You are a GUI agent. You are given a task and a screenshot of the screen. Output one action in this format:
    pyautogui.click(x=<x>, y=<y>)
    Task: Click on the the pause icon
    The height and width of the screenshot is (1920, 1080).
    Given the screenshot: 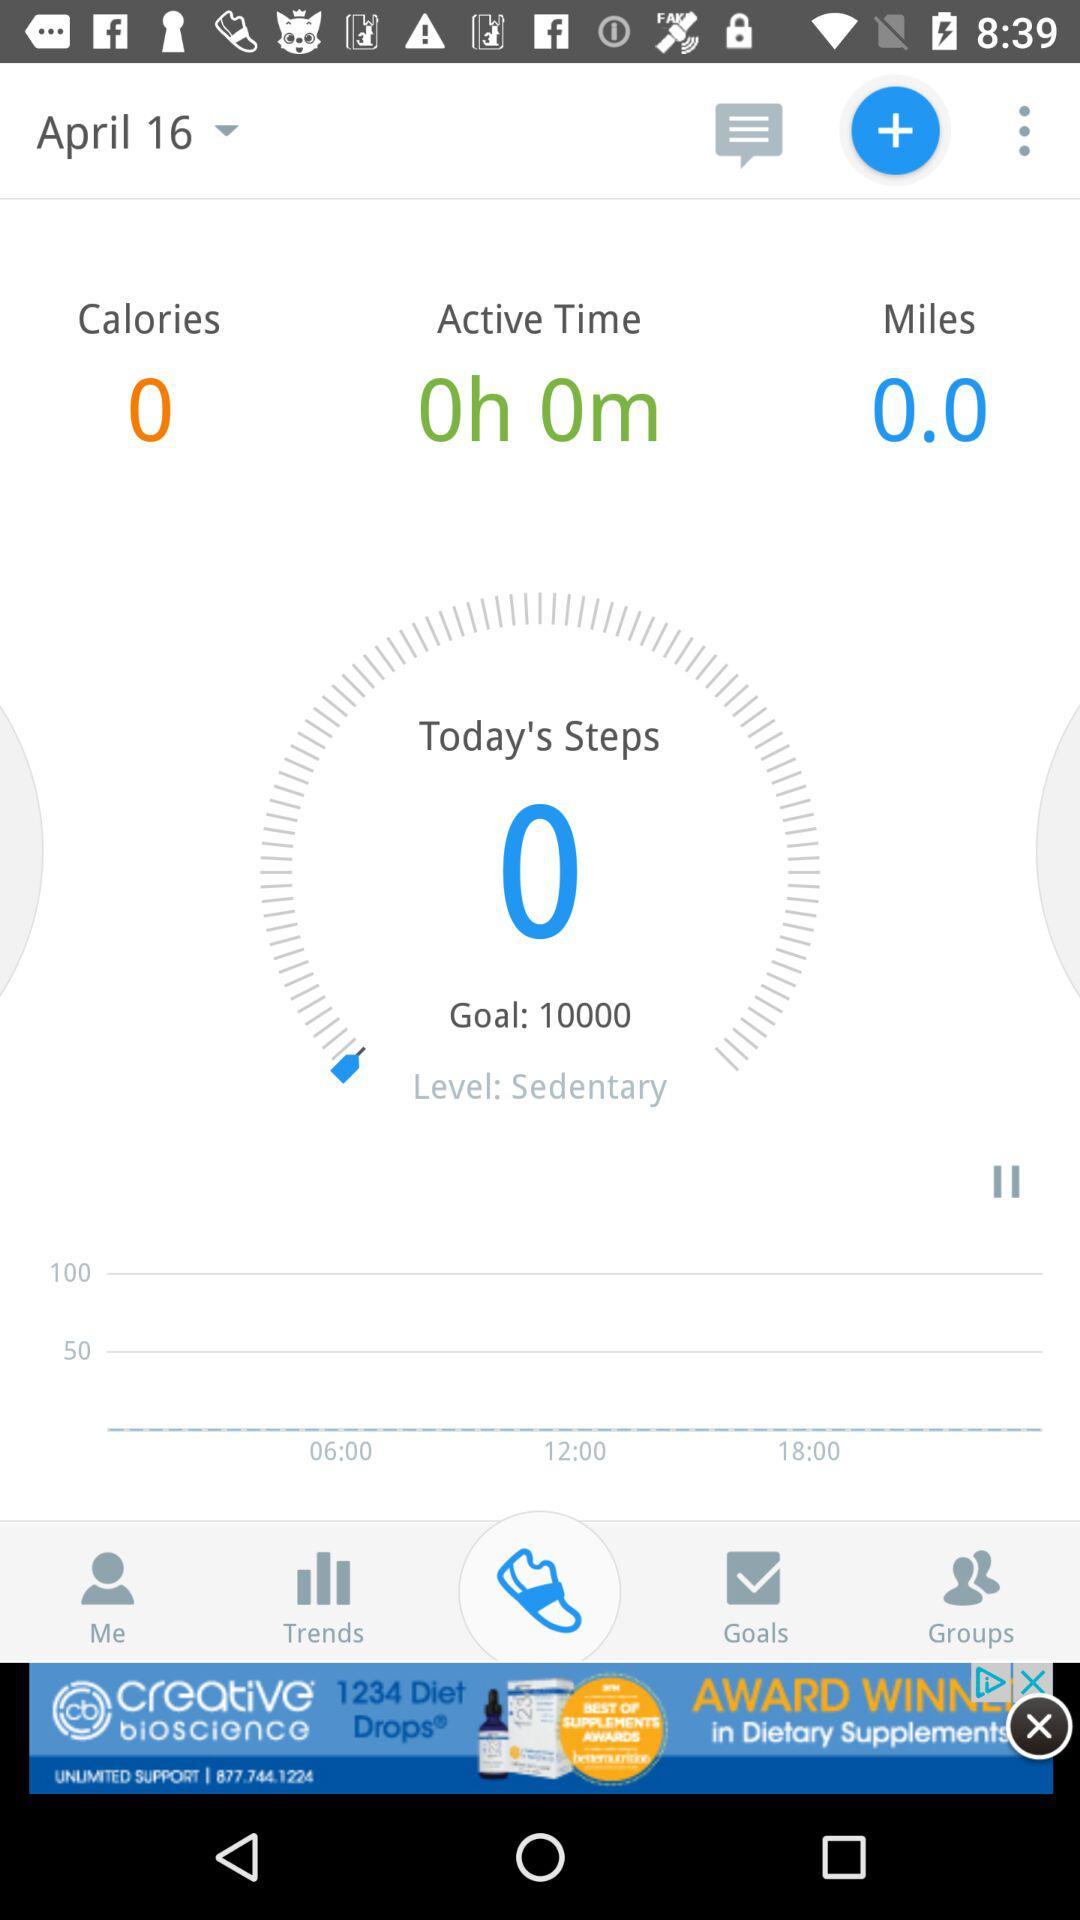 What is the action you would take?
    pyautogui.click(x=322, y=1577)
    